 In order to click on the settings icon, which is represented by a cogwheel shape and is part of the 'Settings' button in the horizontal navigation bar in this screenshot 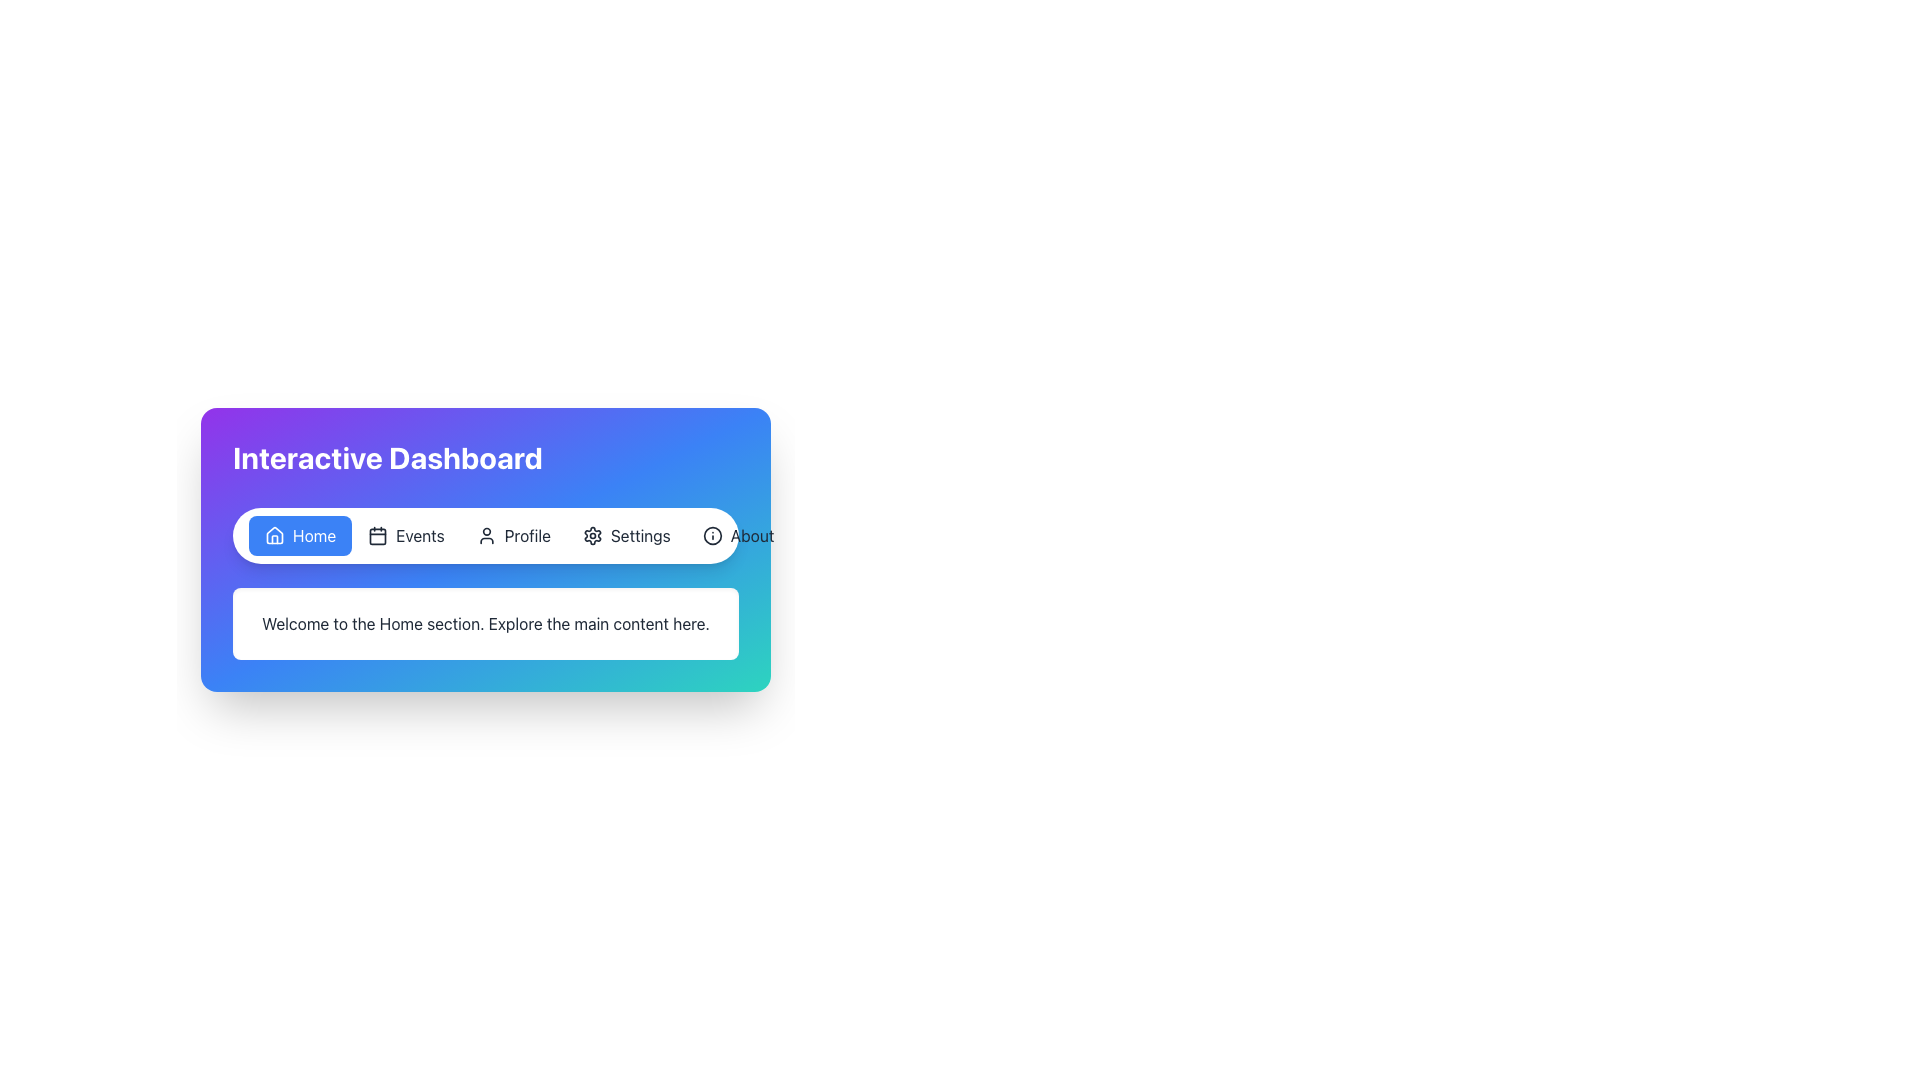, I will do `click(591, 535)`.